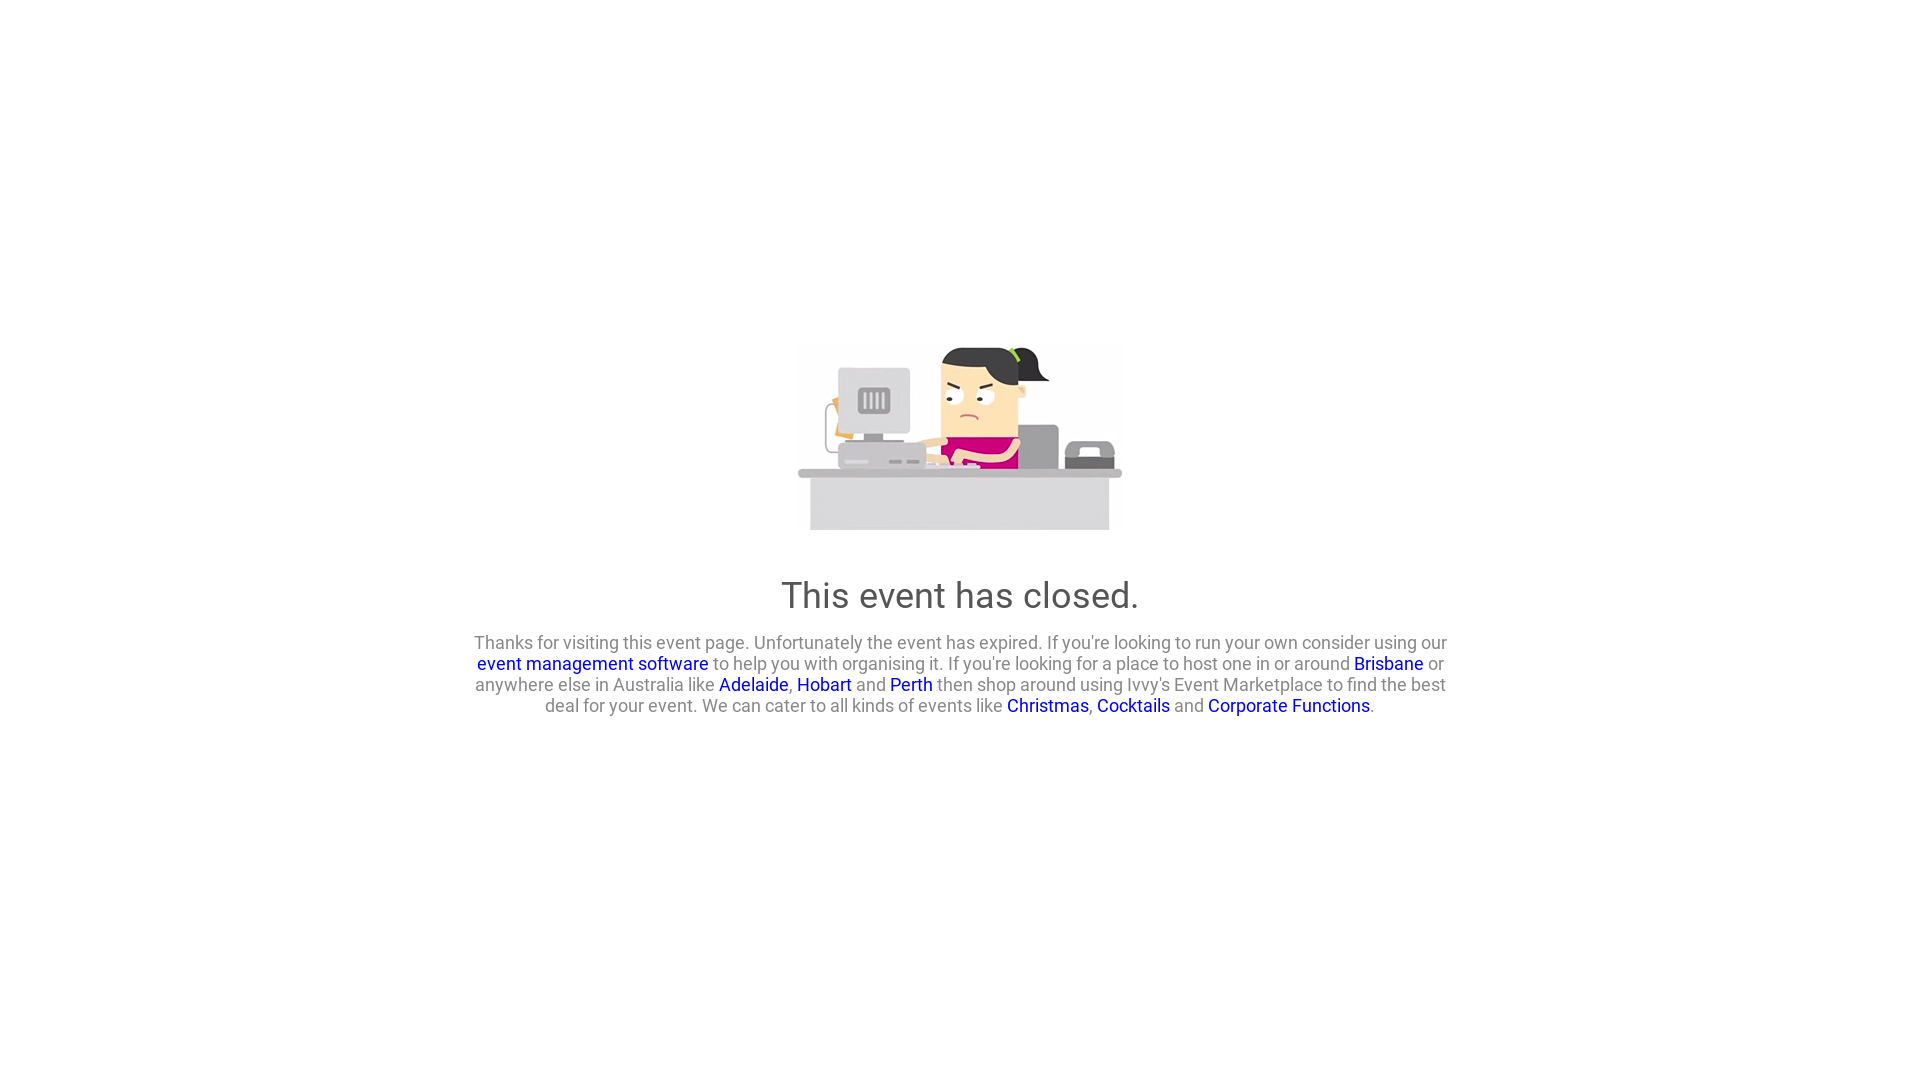 This screenshot has width=1920, height=1080. What do you see at coordinates (1387, 662) in the screenshot?
I see `'Brisbane'` at bounding box center [1387, 662].